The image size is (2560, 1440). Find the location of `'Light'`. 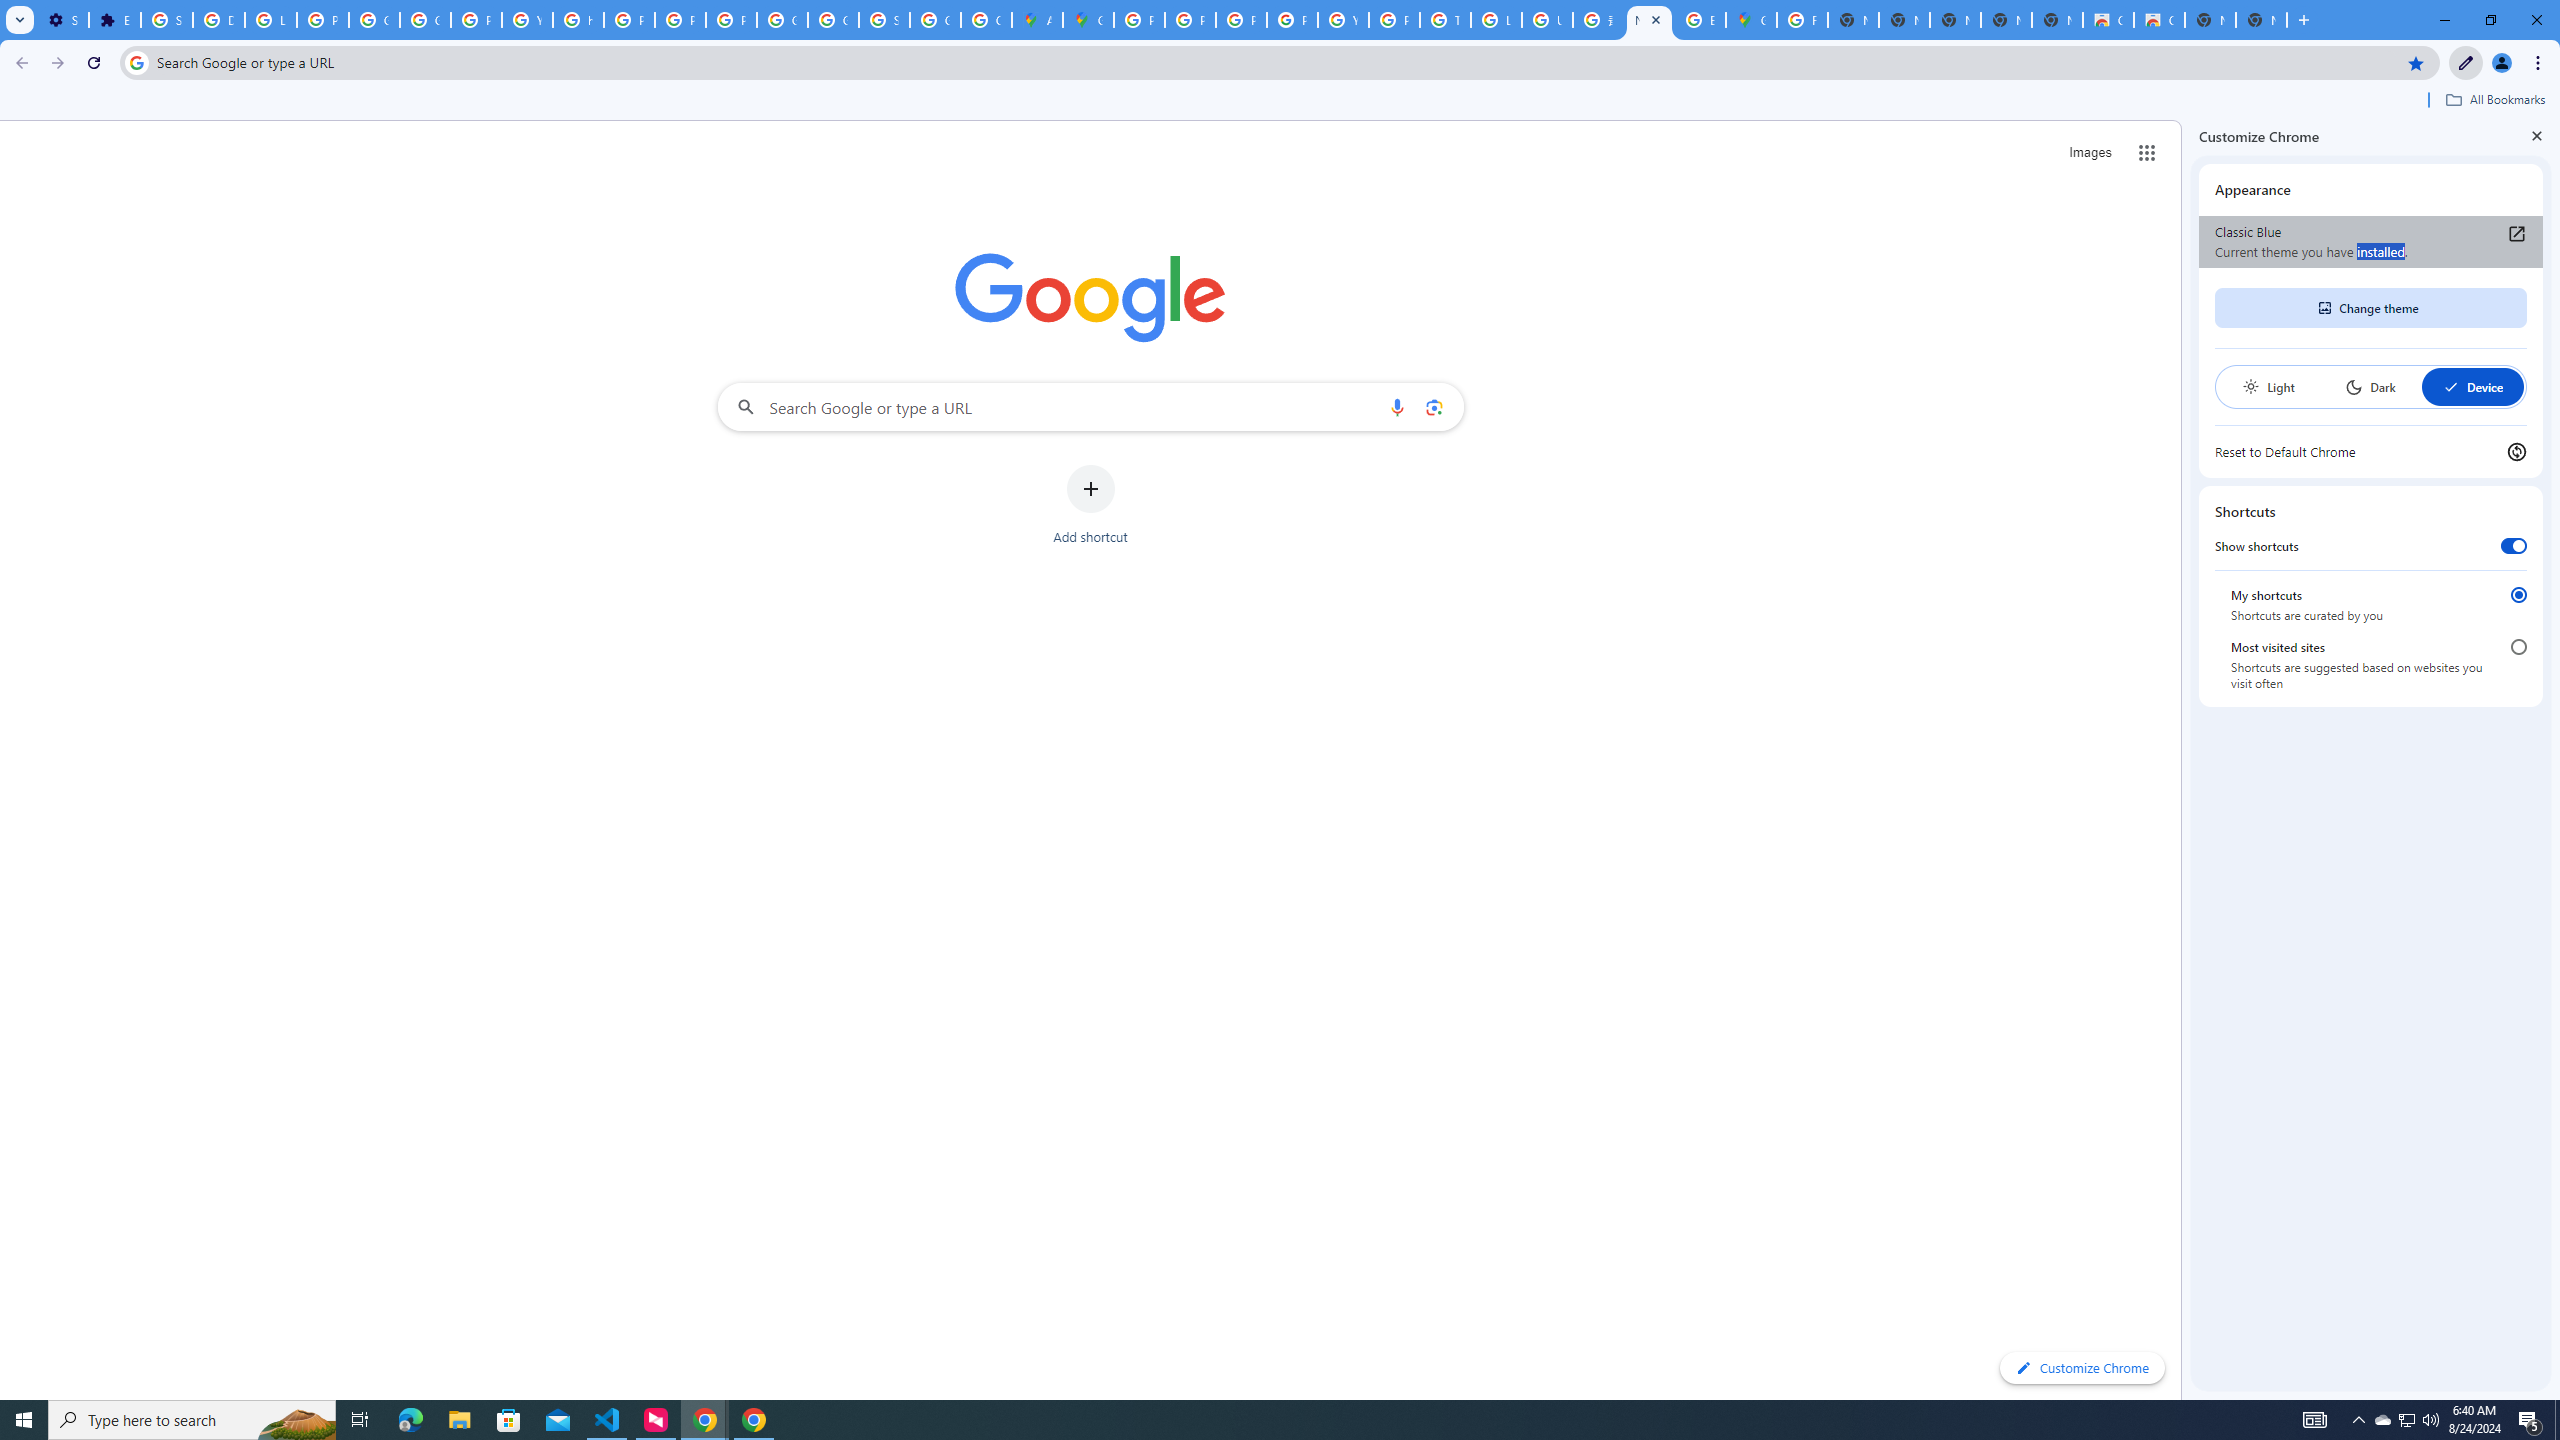

'Light' is located at coordinates (2267, 386).